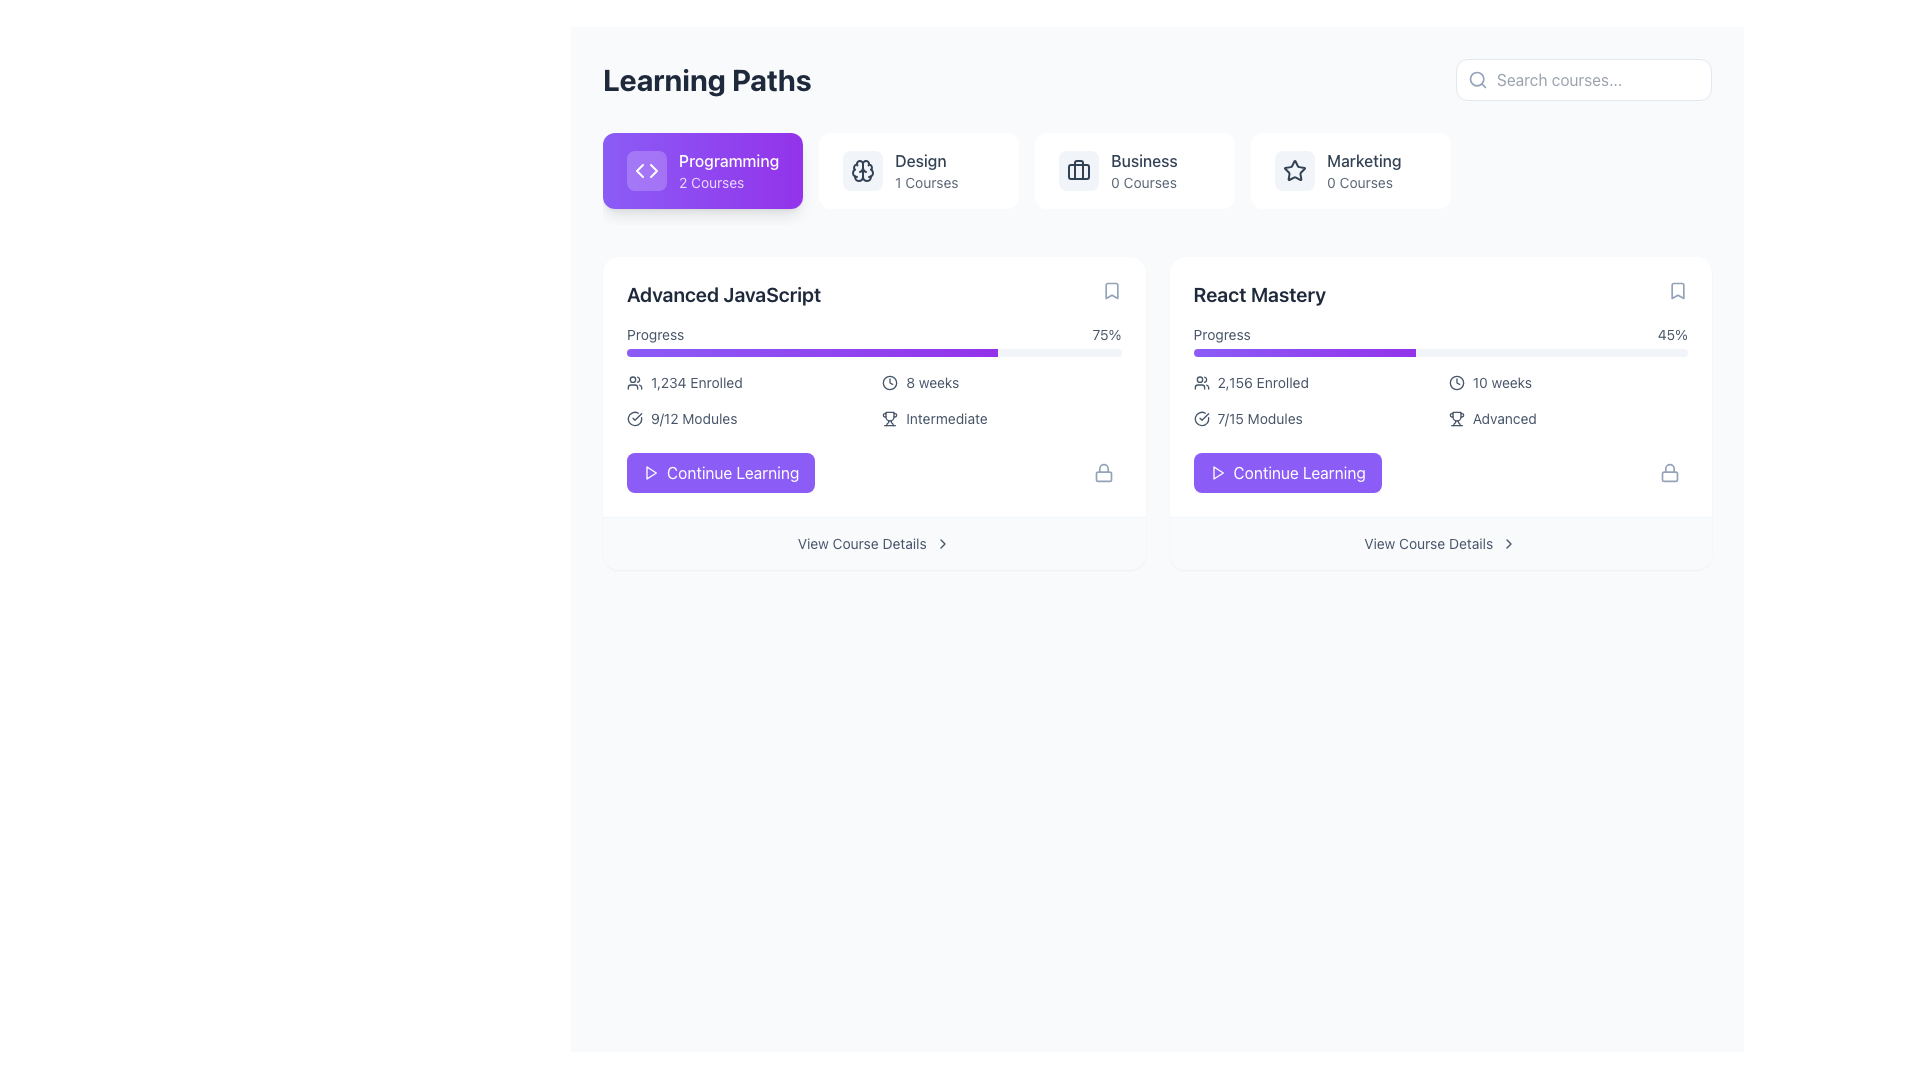 This screenshot has width=1920, height=1080. What do you see at coordinates (1440, 339) in the screenshot?
I see `progress percentage from the progress bar labeled 'Progress' which shows '45%' on the right side, located within the 'React Mastery' course card` at bounding box center [1440, 339].